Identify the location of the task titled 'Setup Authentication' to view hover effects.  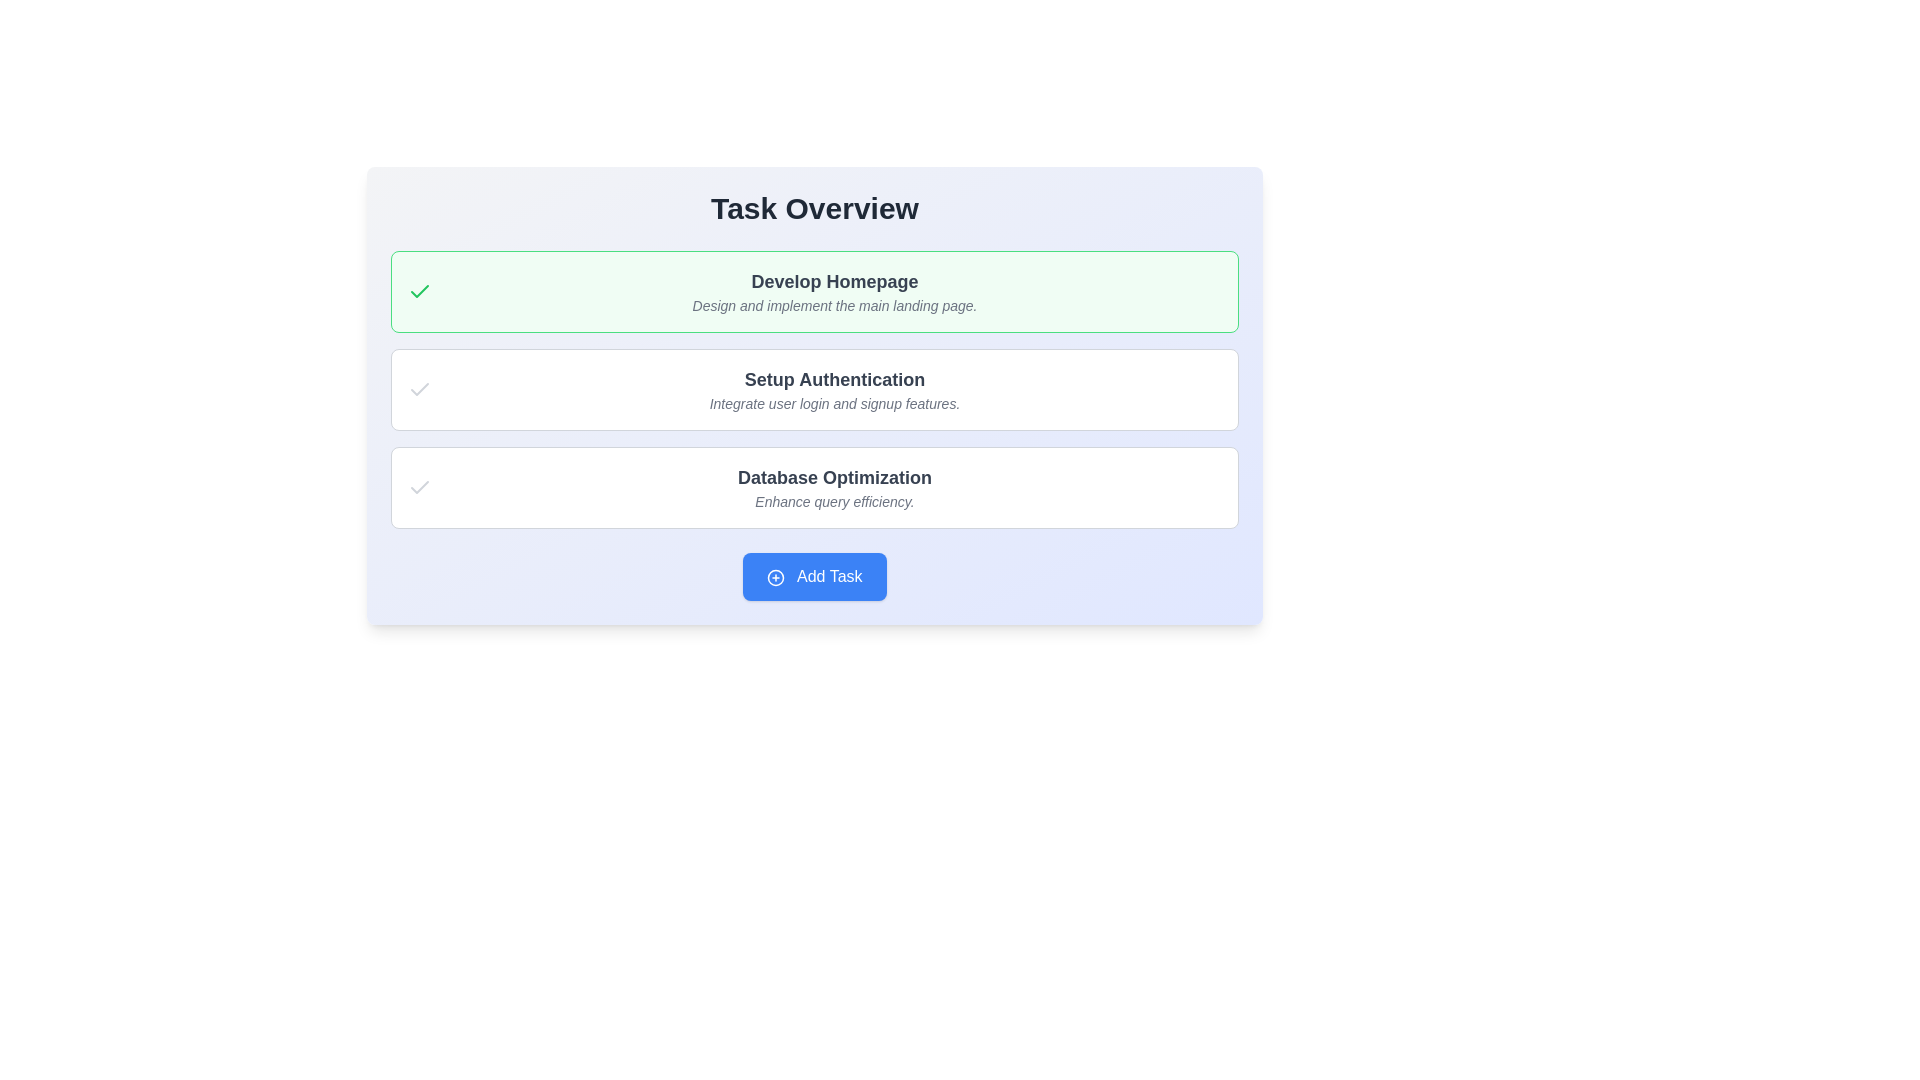
(815, 389).